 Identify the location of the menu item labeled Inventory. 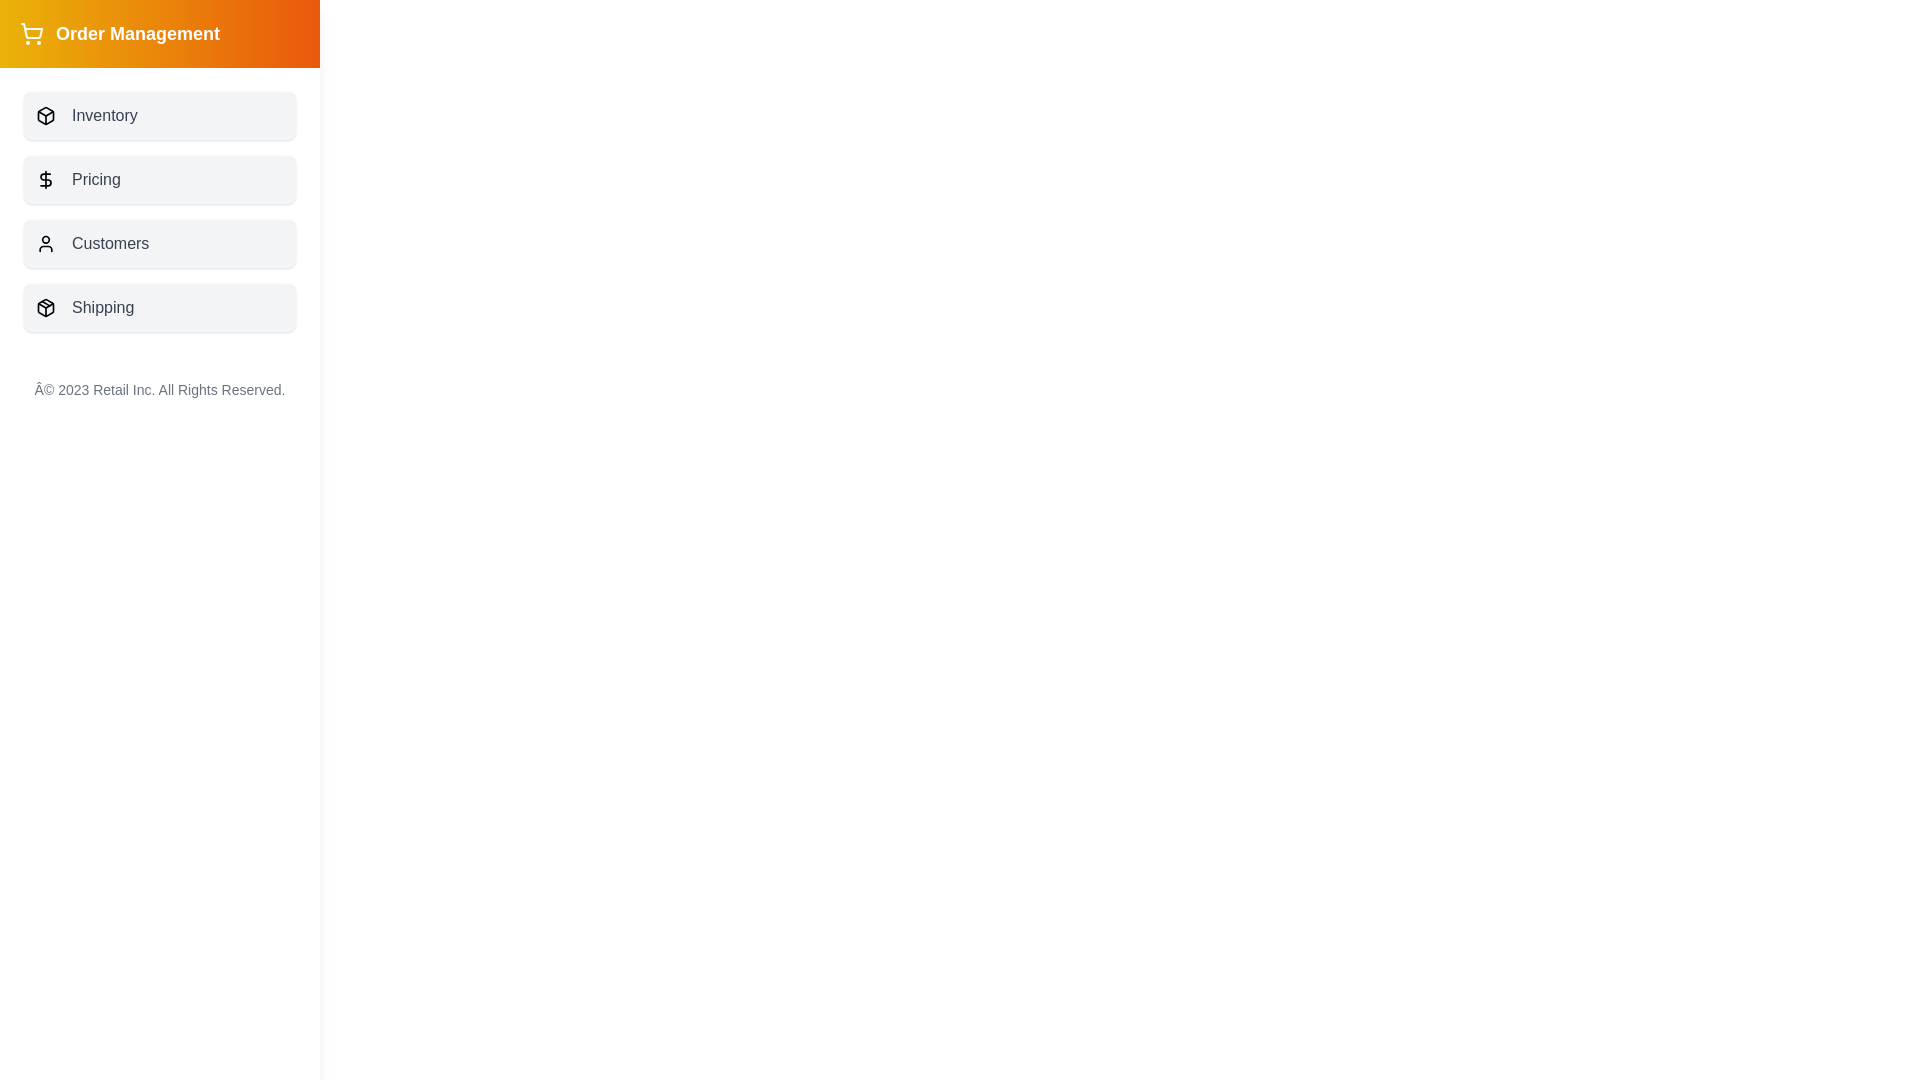
(158, 115).